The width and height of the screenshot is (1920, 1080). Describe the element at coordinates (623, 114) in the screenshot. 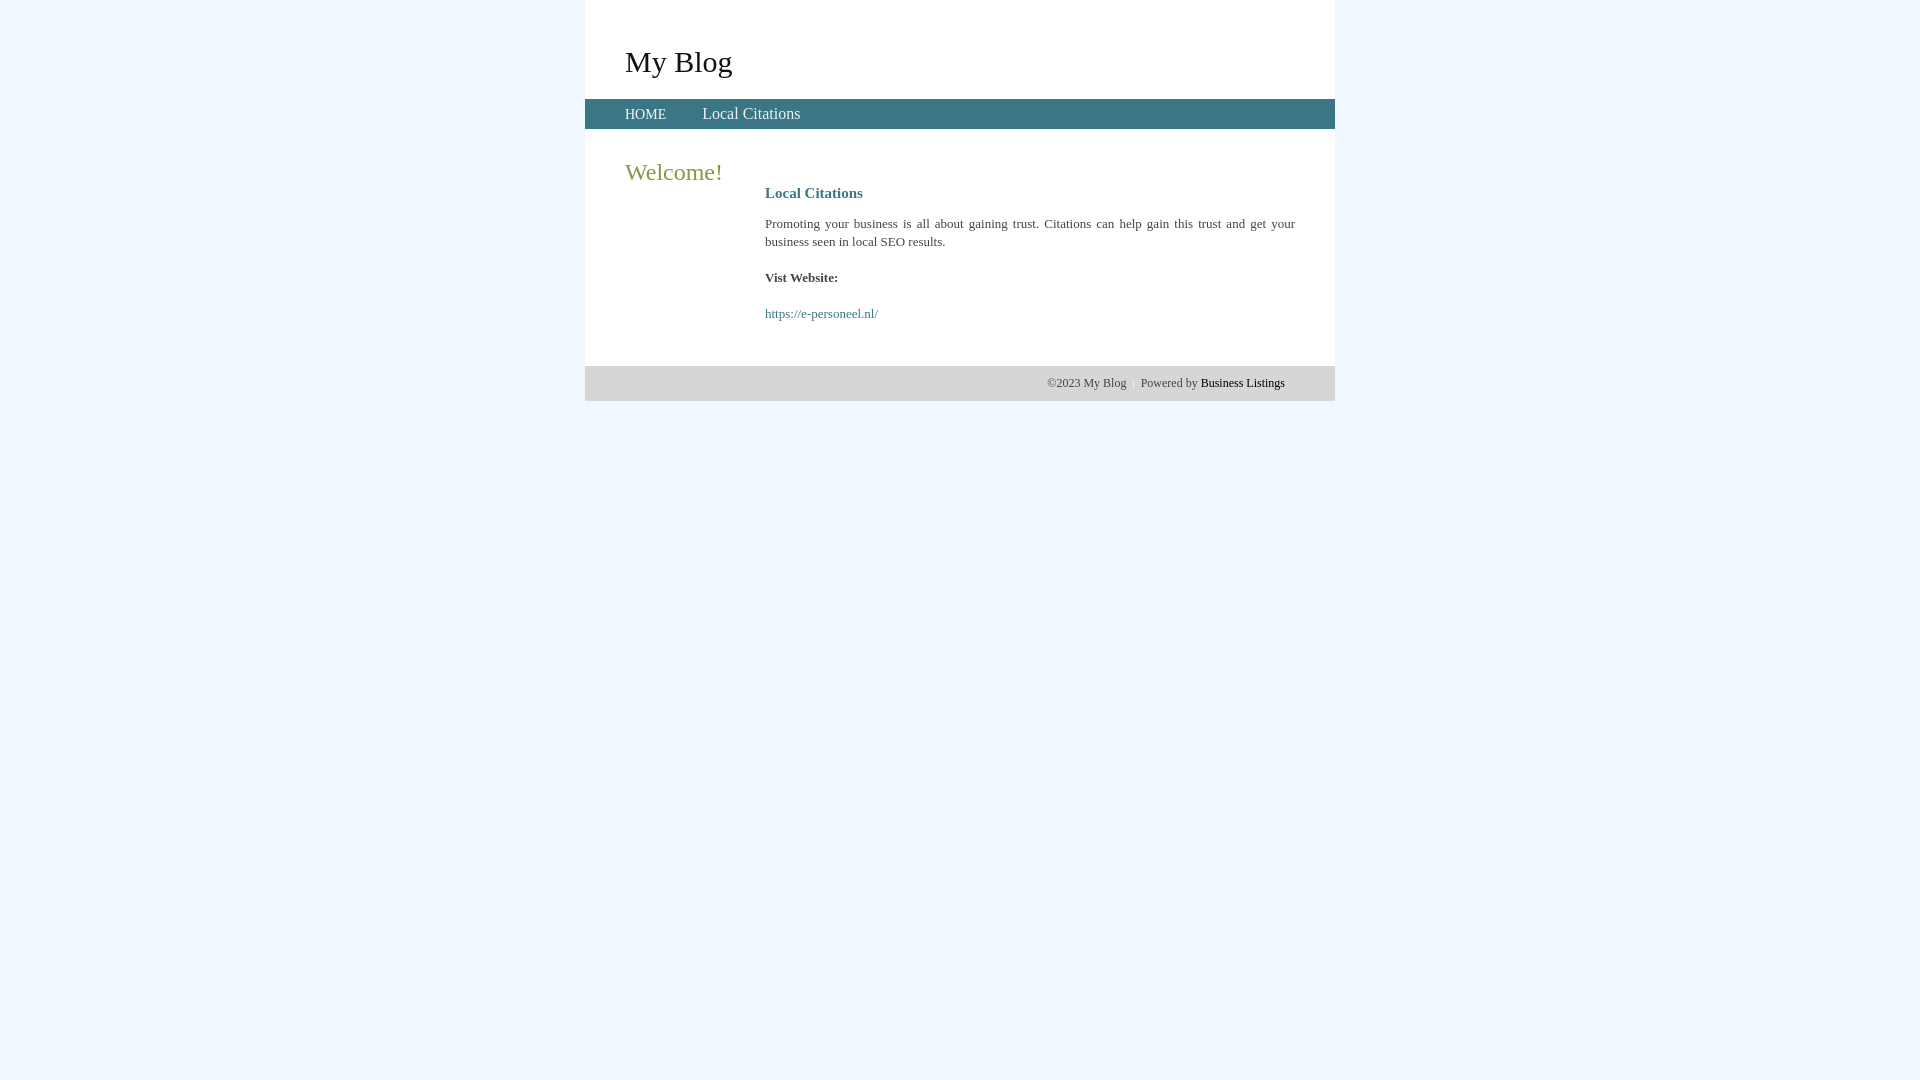

I see `'HOME'` at that location.